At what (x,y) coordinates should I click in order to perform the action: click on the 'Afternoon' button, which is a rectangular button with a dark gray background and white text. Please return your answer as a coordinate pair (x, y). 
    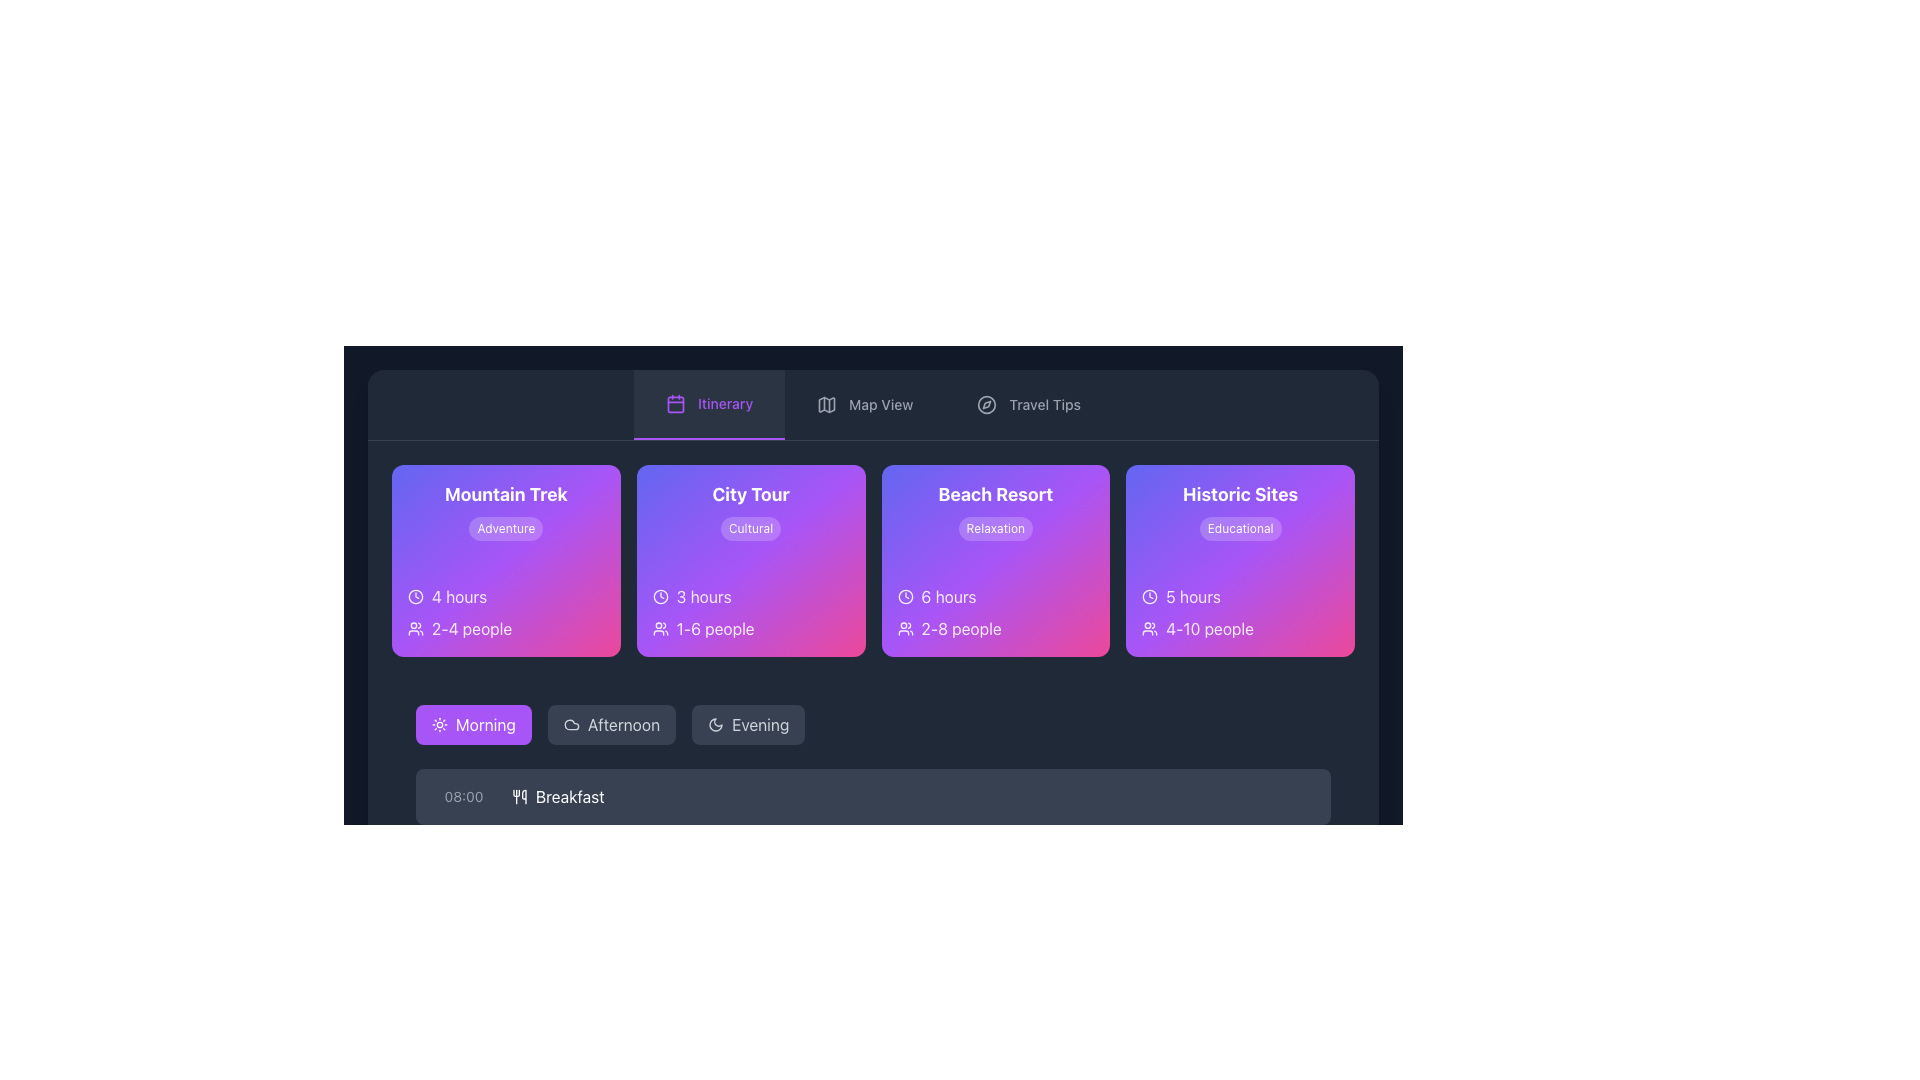
    Looking at the image, I should click on (610, 725).